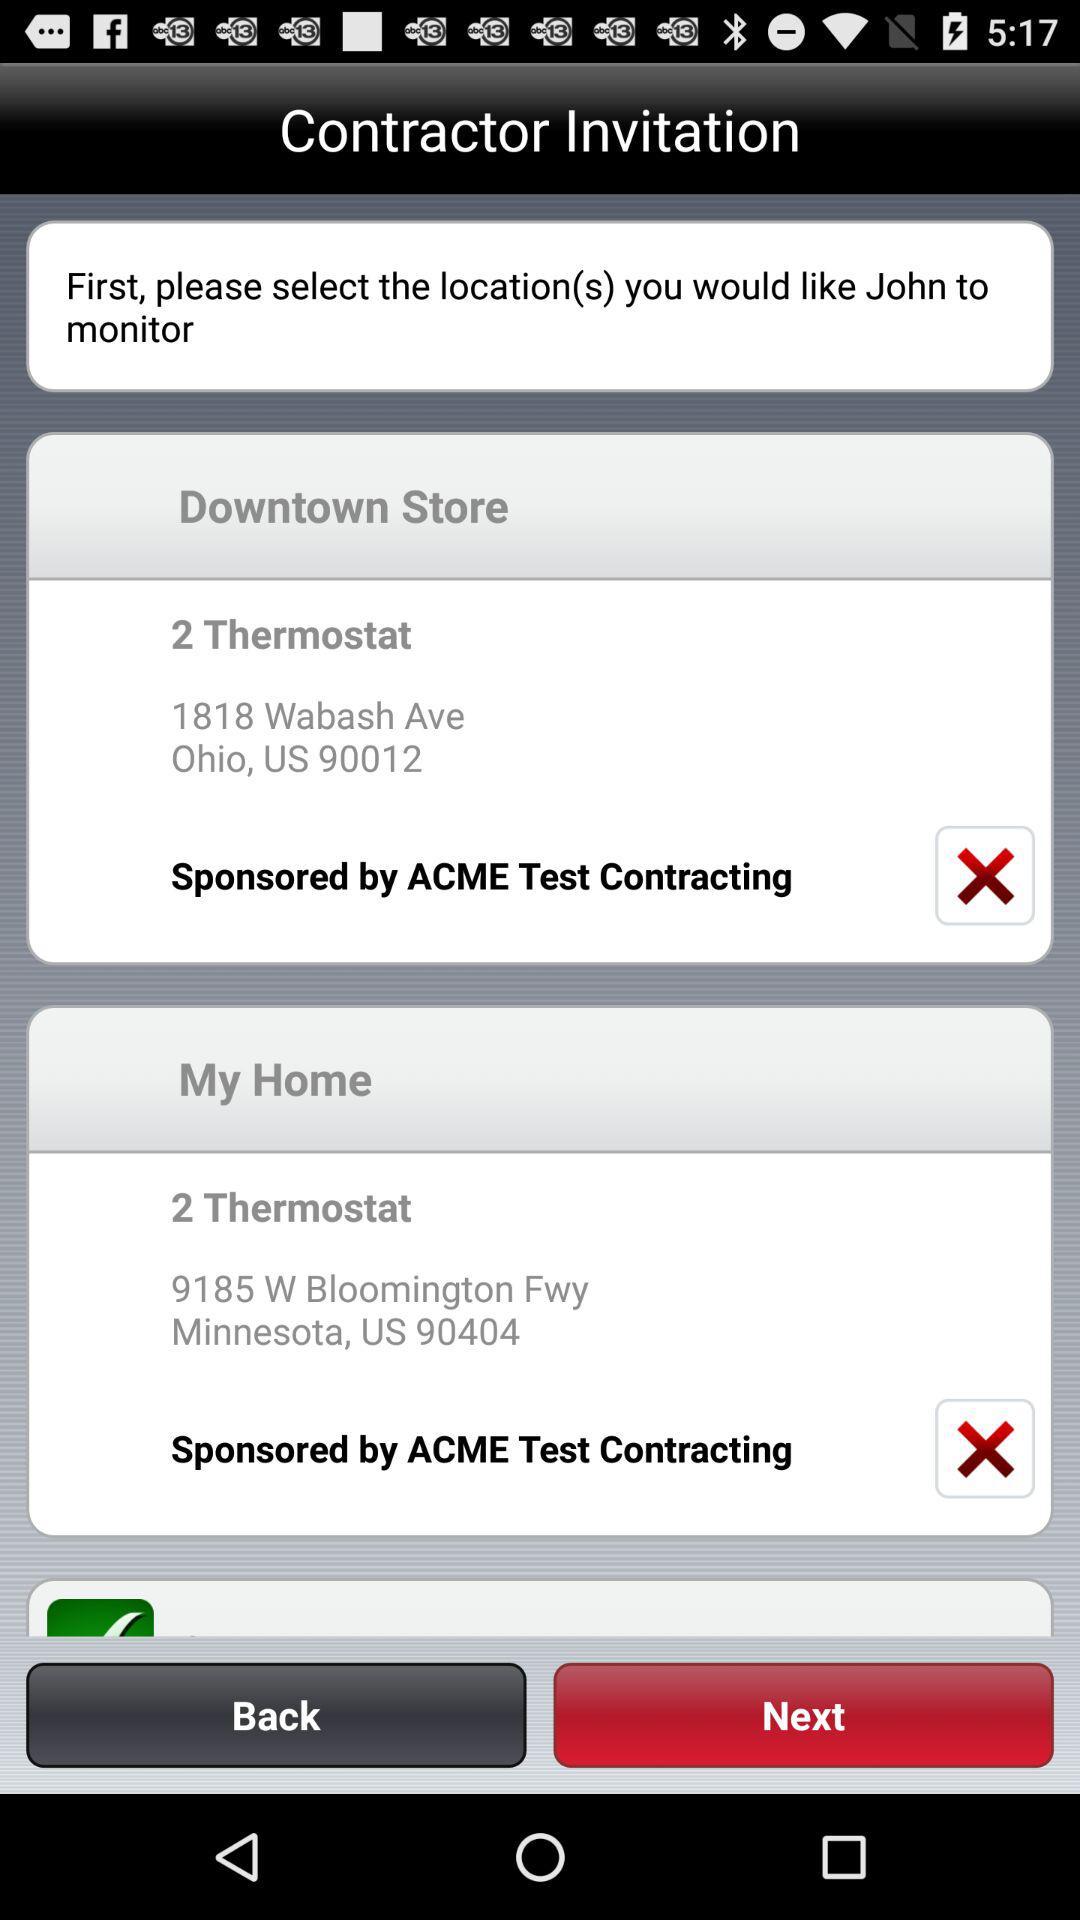 Image resolution: width=1080 pixels, height=1920 pixels. I want to click on the app to the left of summer home app, so click(112, 1617).